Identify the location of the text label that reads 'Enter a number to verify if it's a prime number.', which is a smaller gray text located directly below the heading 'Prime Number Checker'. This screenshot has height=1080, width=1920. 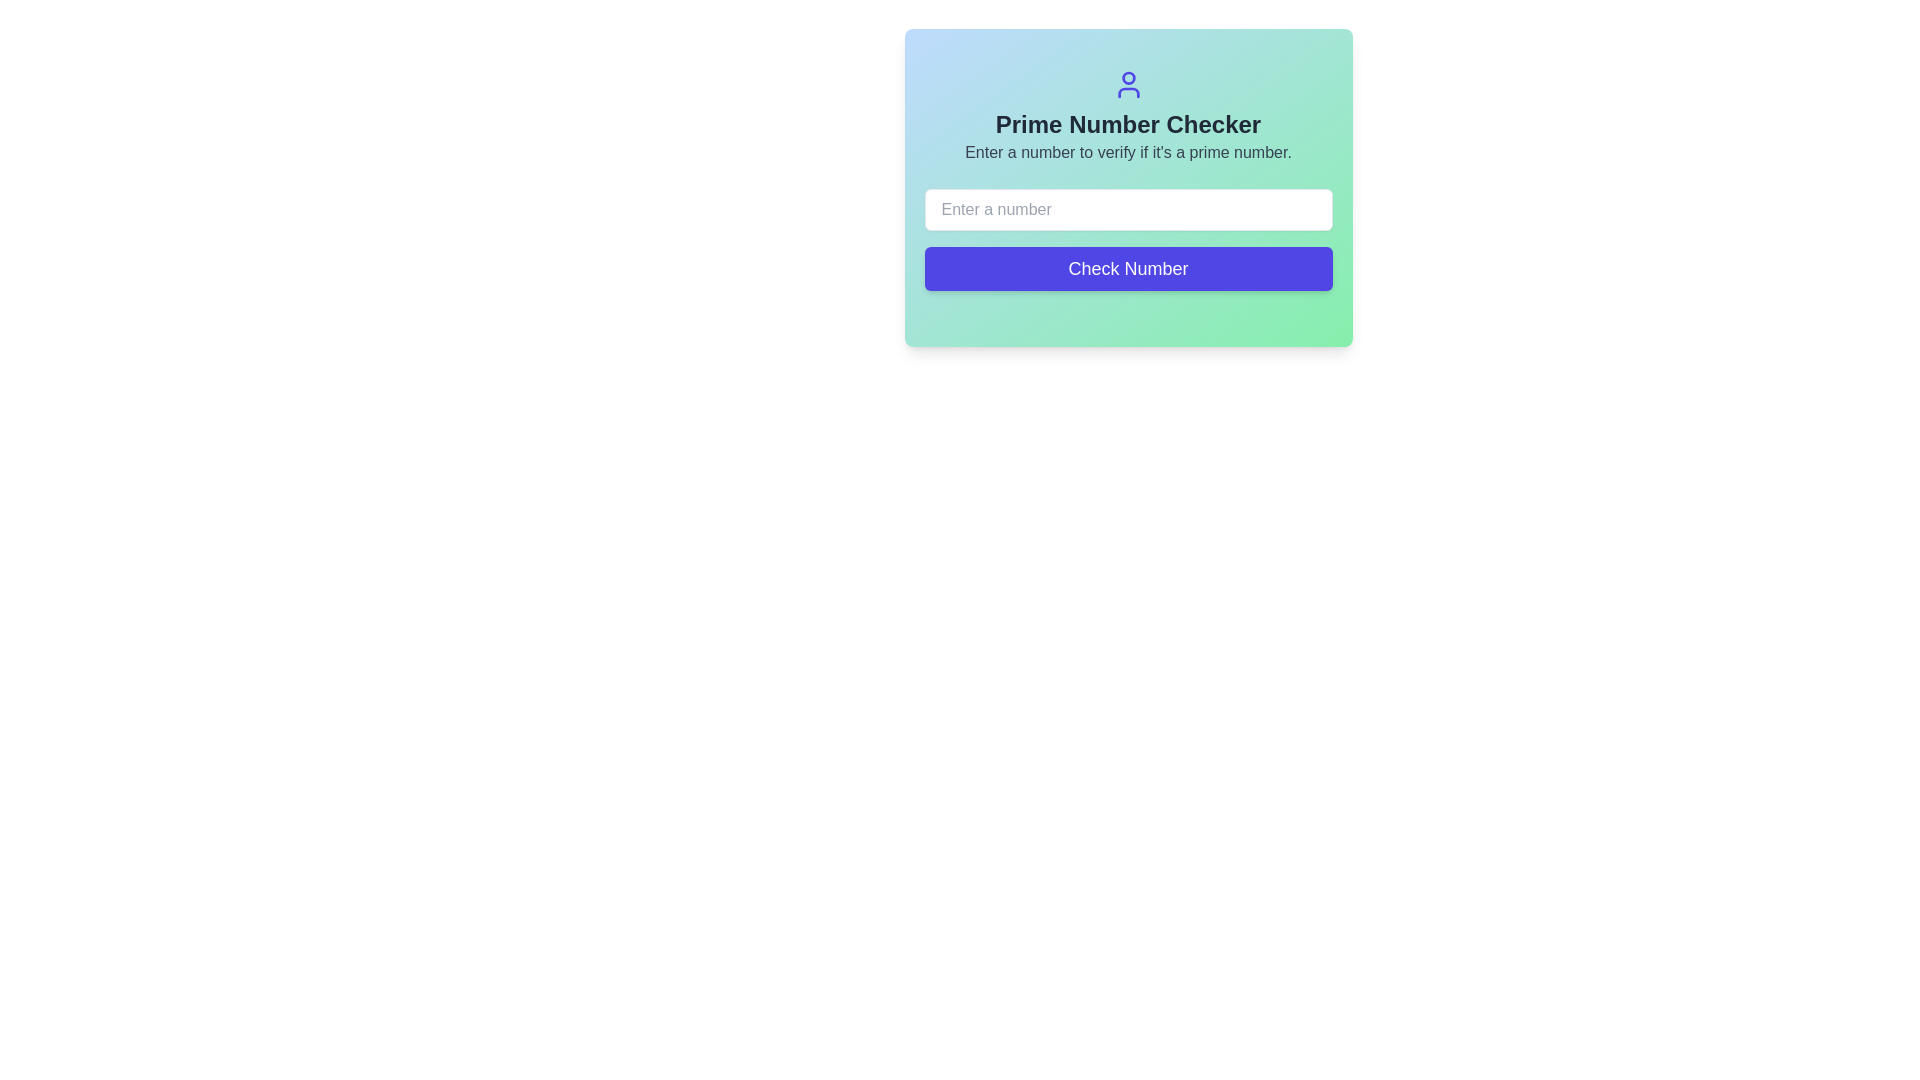
(1128, 152).